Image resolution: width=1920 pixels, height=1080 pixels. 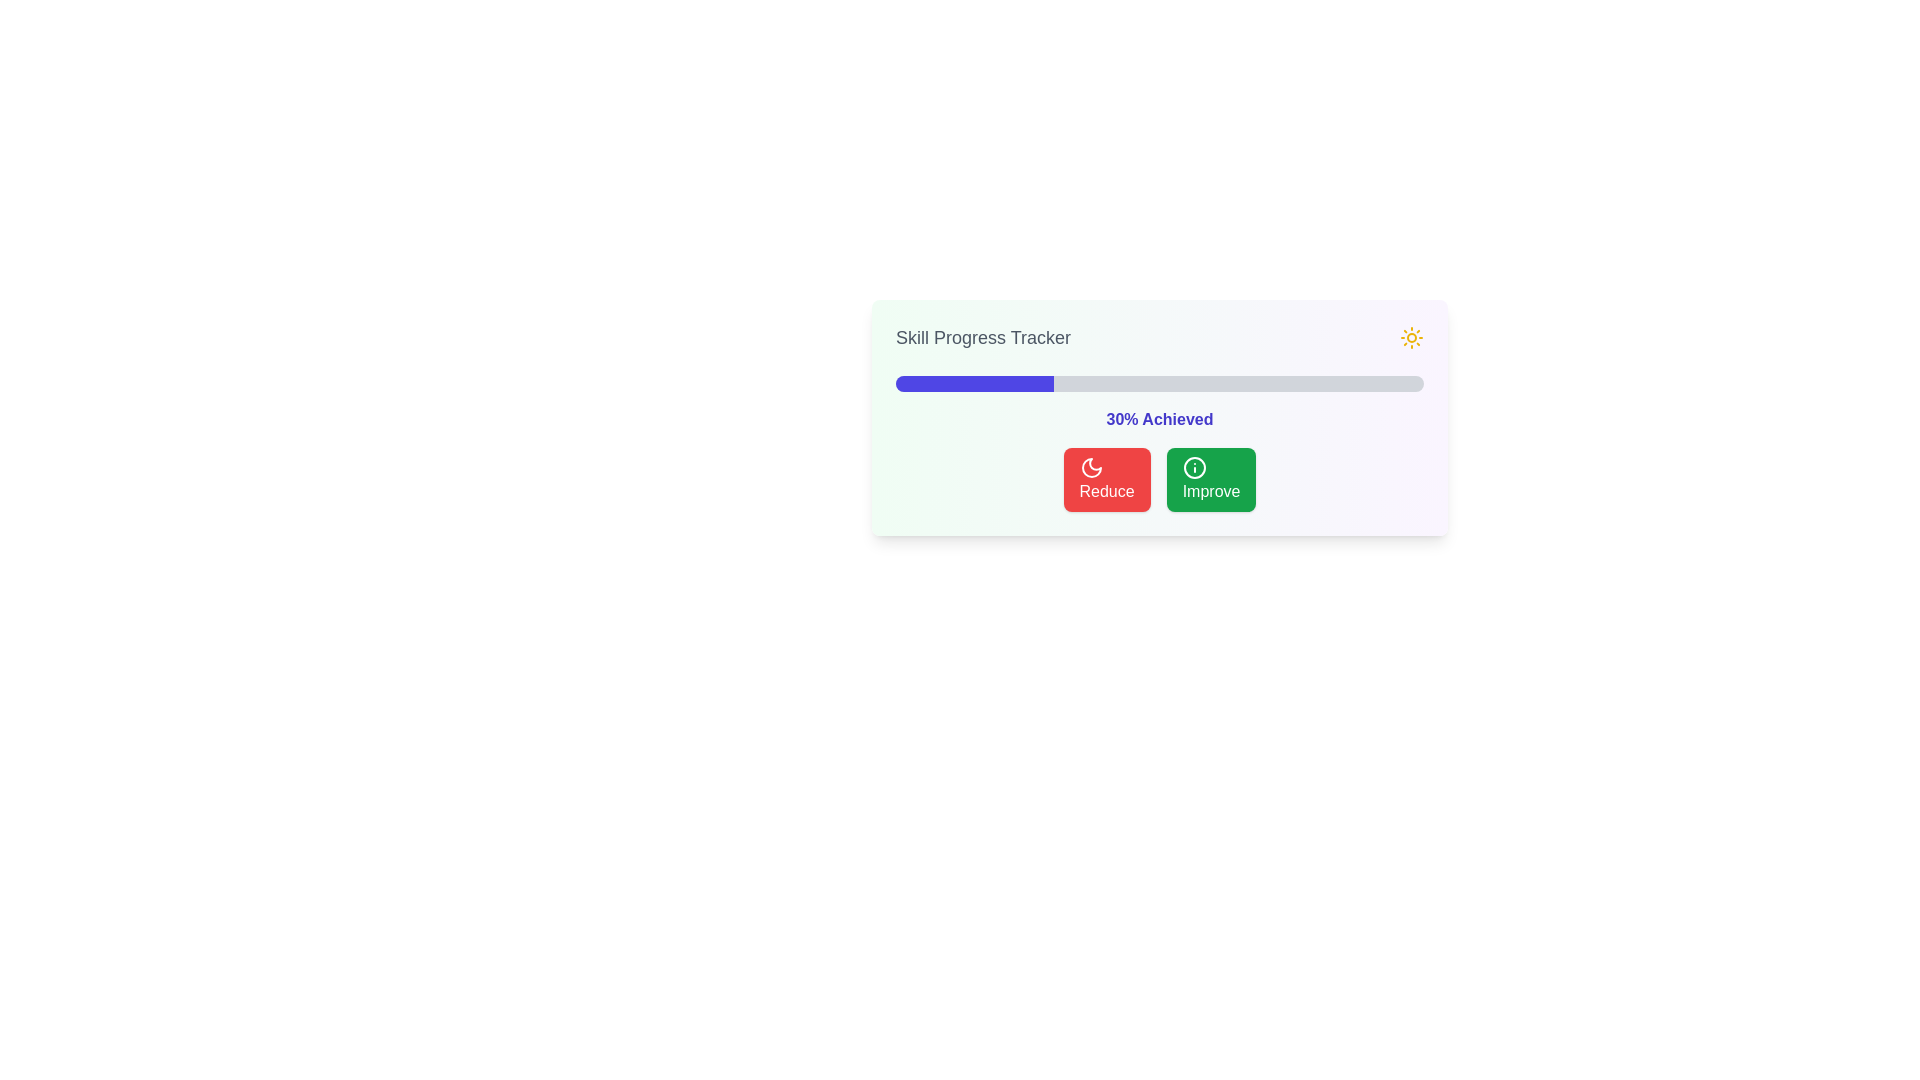 I want to click on progress status from the progress tracker panel located below the 'Skill Progress Tracker' heading and above the 'Reduce' and 'Improve' buttons, so click(x=1160, y=416).